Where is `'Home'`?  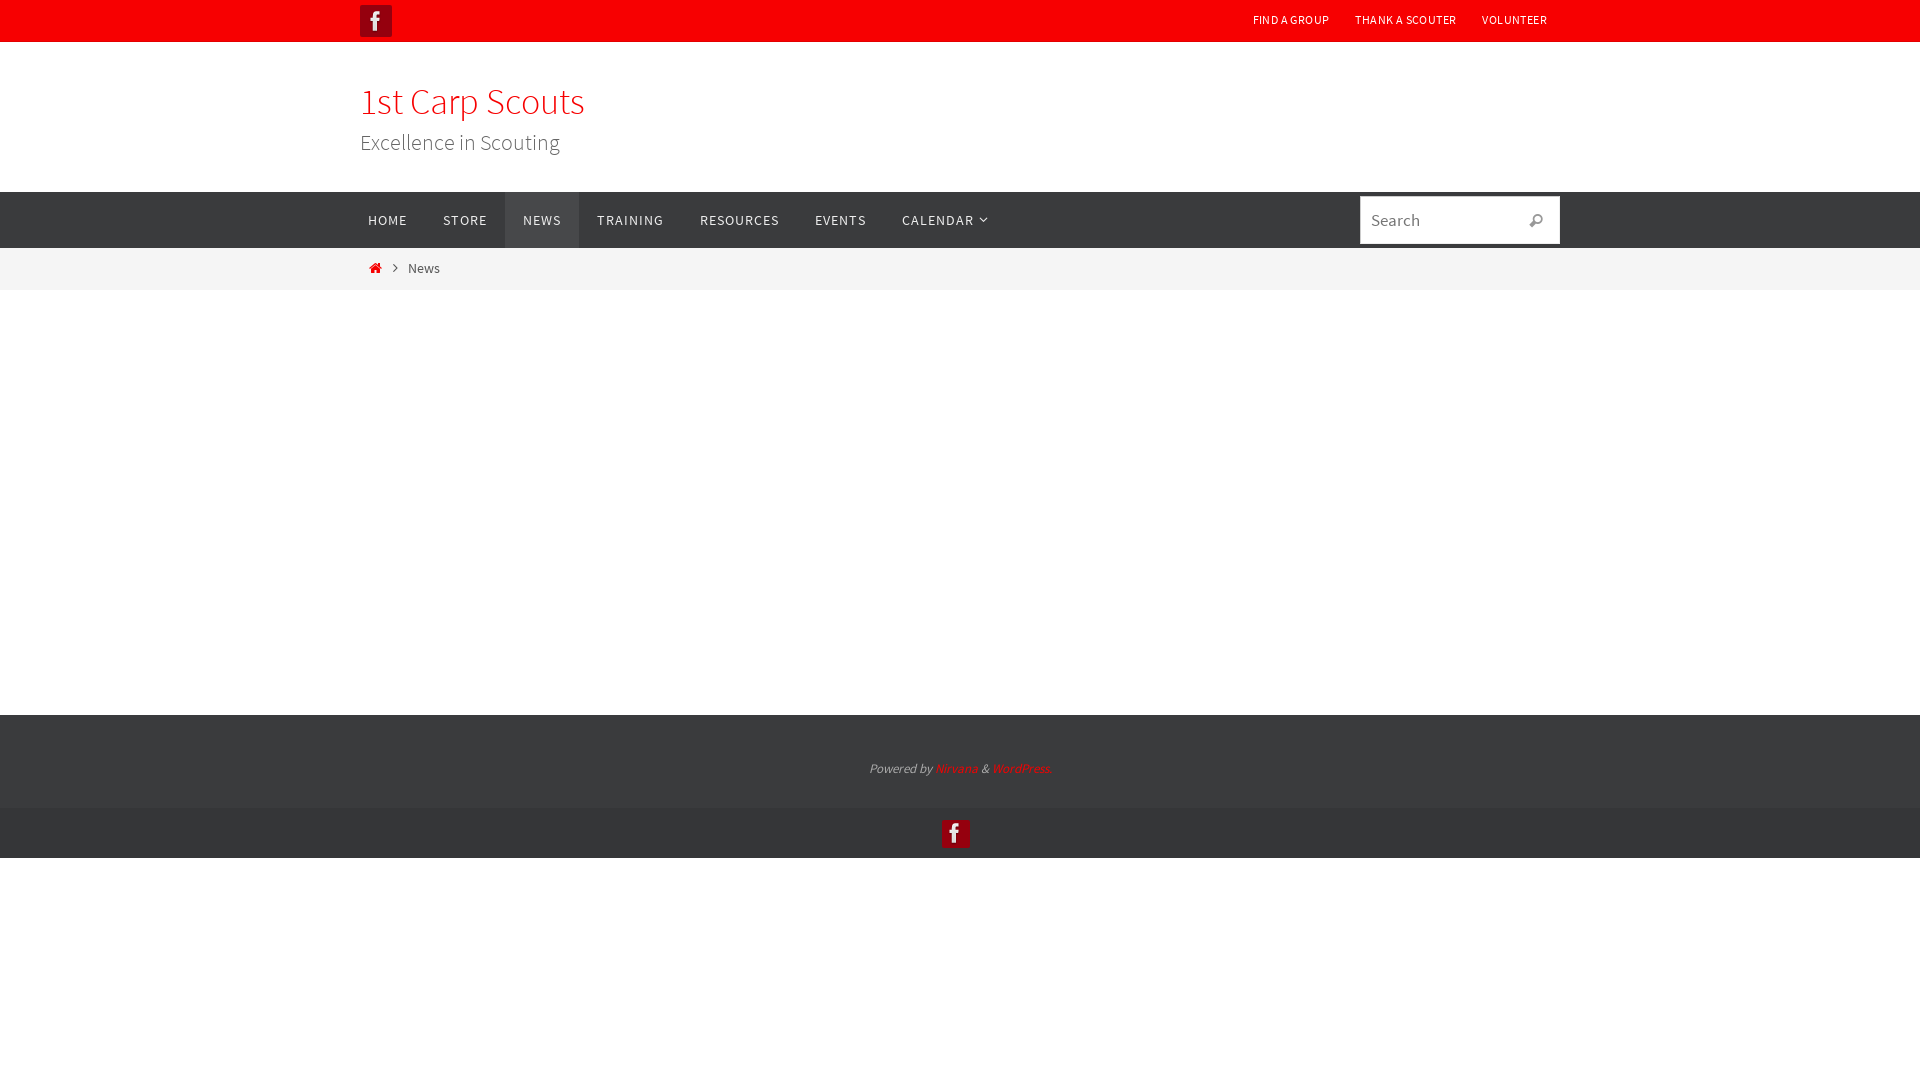
'Home' is located at coordinates (374, 266).